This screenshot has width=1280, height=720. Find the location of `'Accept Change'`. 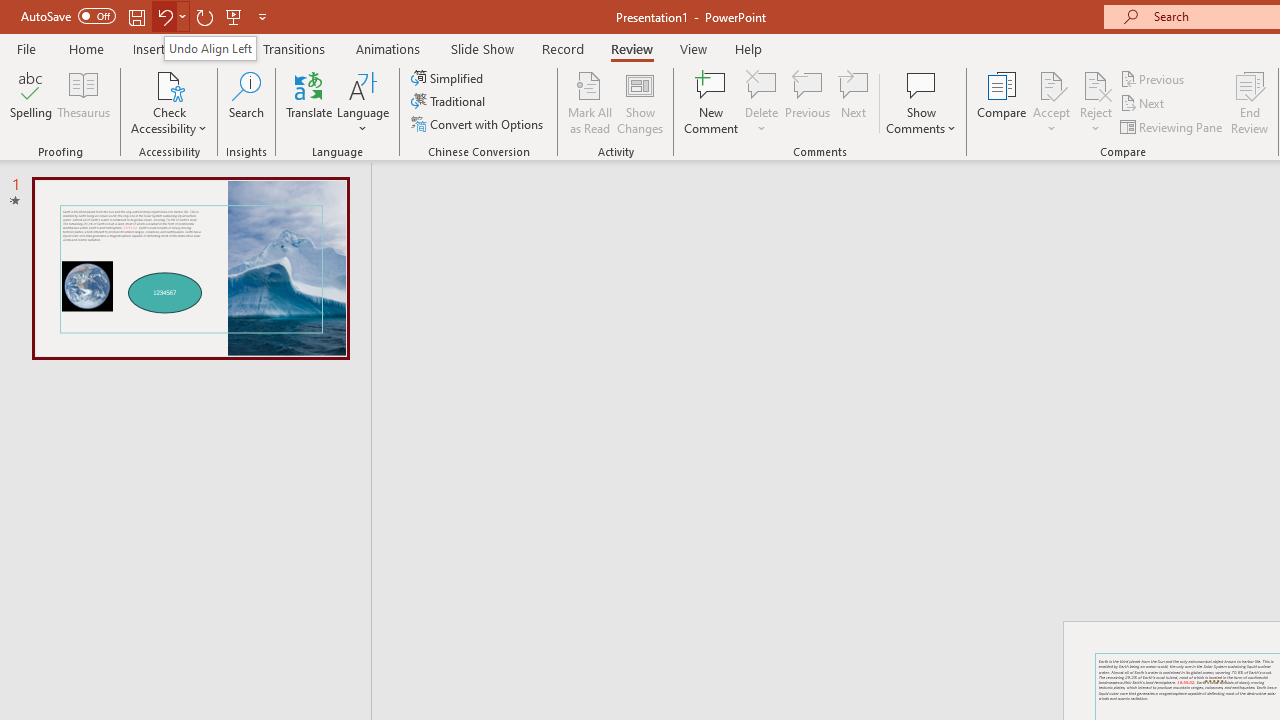

'Accept Change' is located at coordinates (1050, 84).